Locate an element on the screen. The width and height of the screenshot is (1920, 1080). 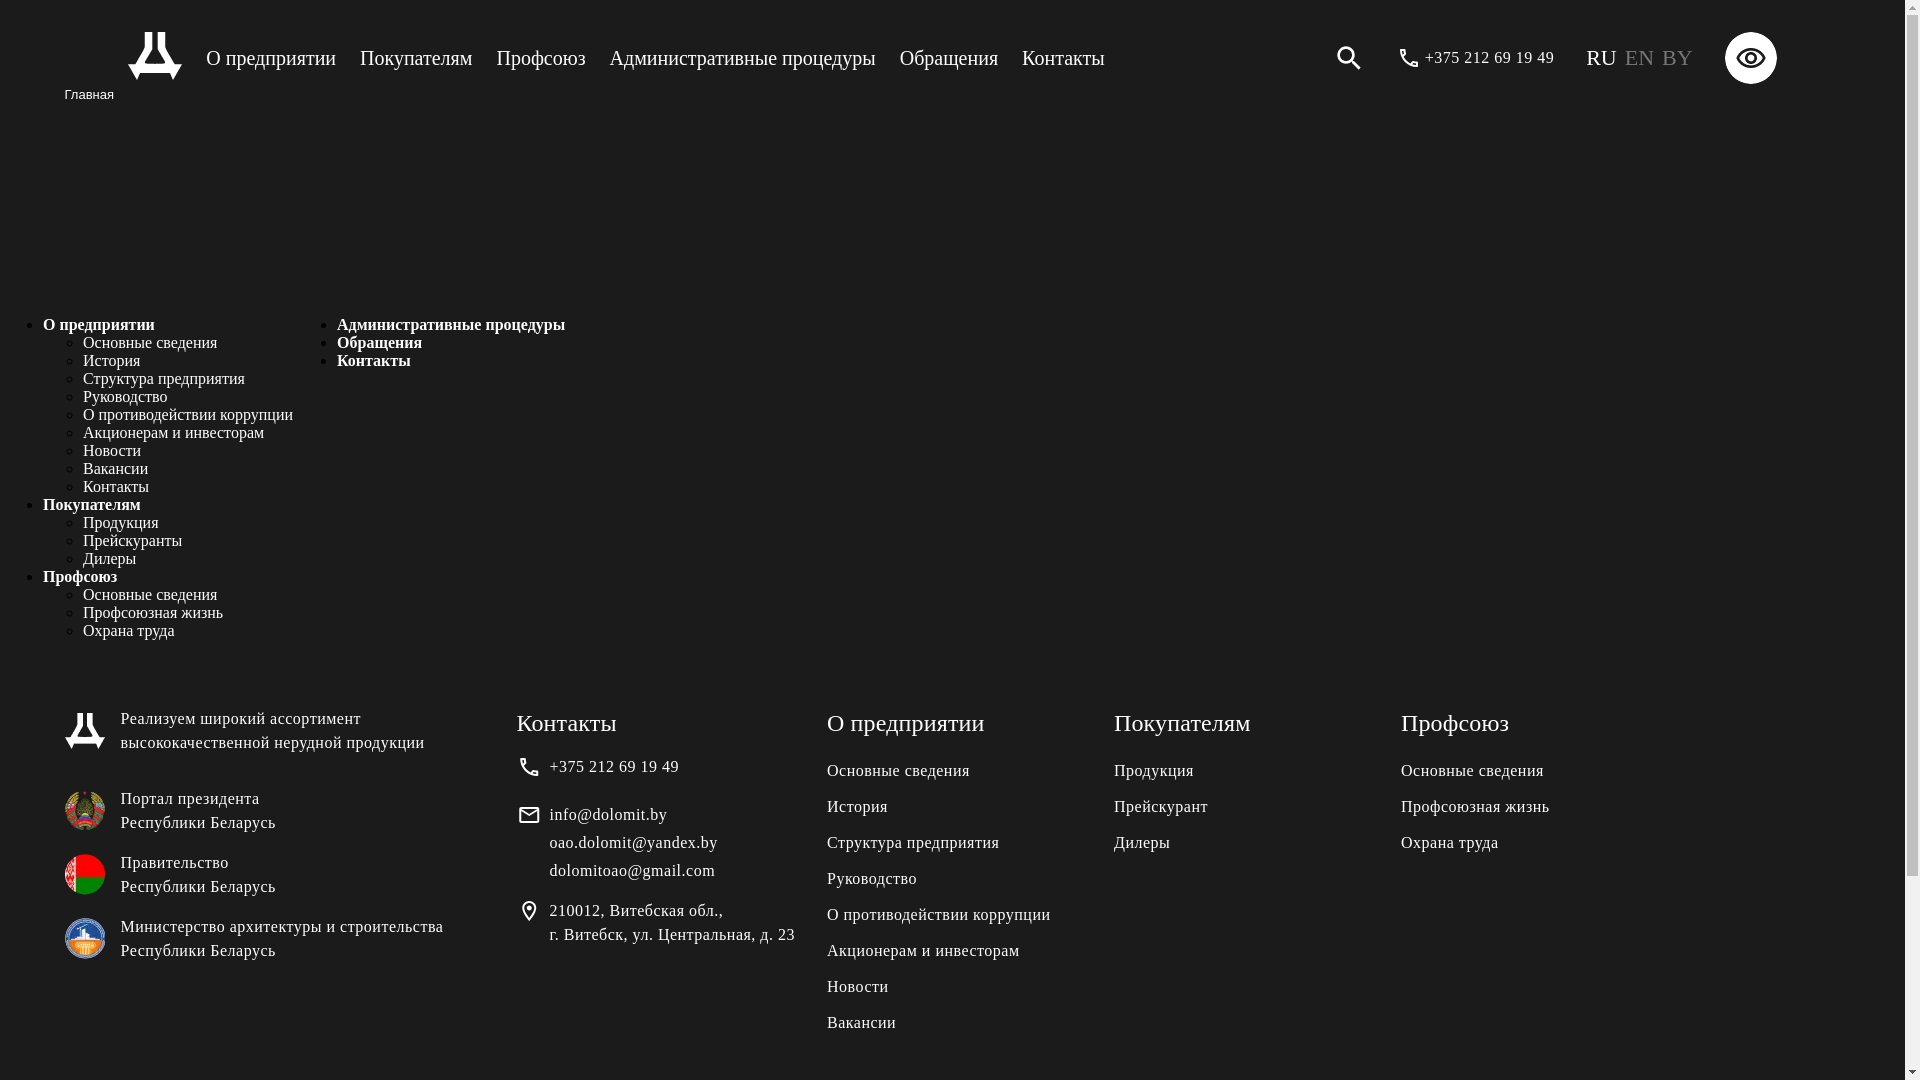
'BY' is located at coordinates (1677, 56).